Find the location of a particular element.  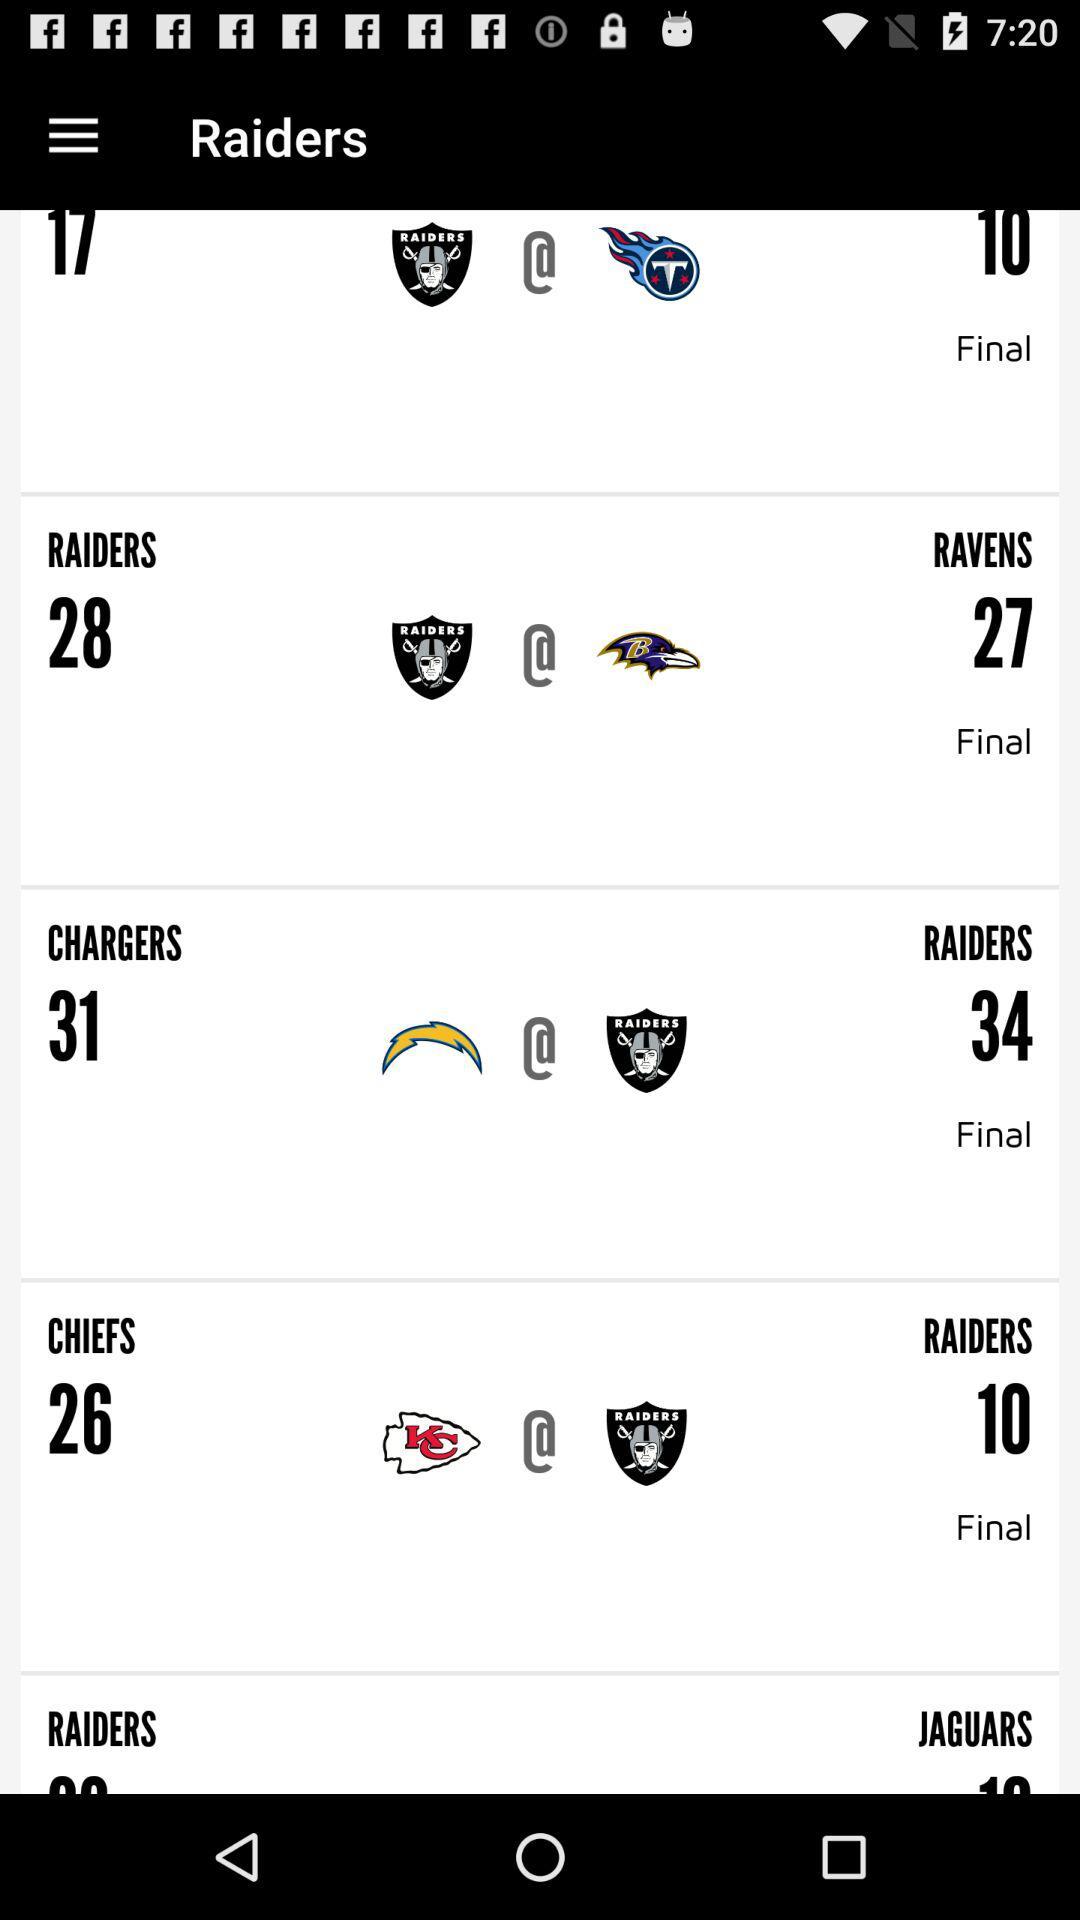

the item above the 17 is located at coordinates (72, 135).